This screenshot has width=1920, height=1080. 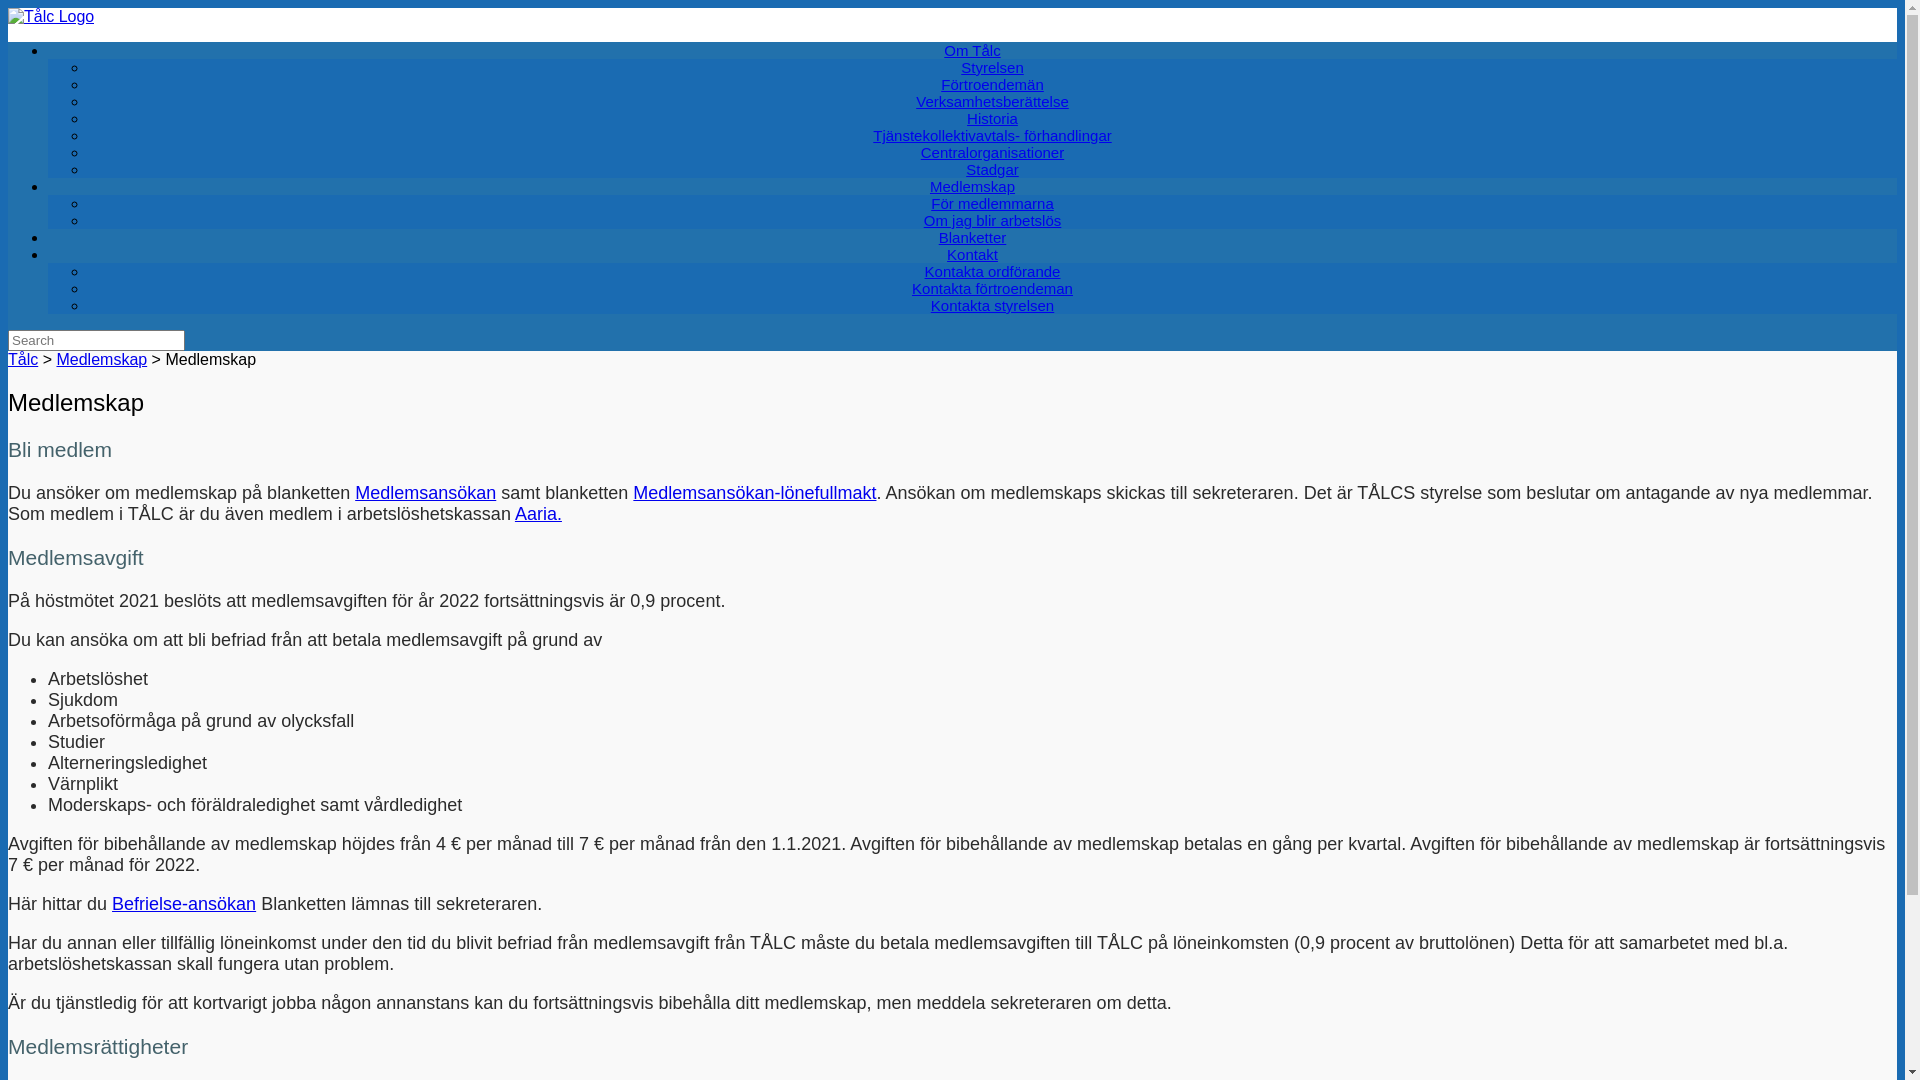 I want to click on 'Centralorganisationer', so click(x=890, y=151).